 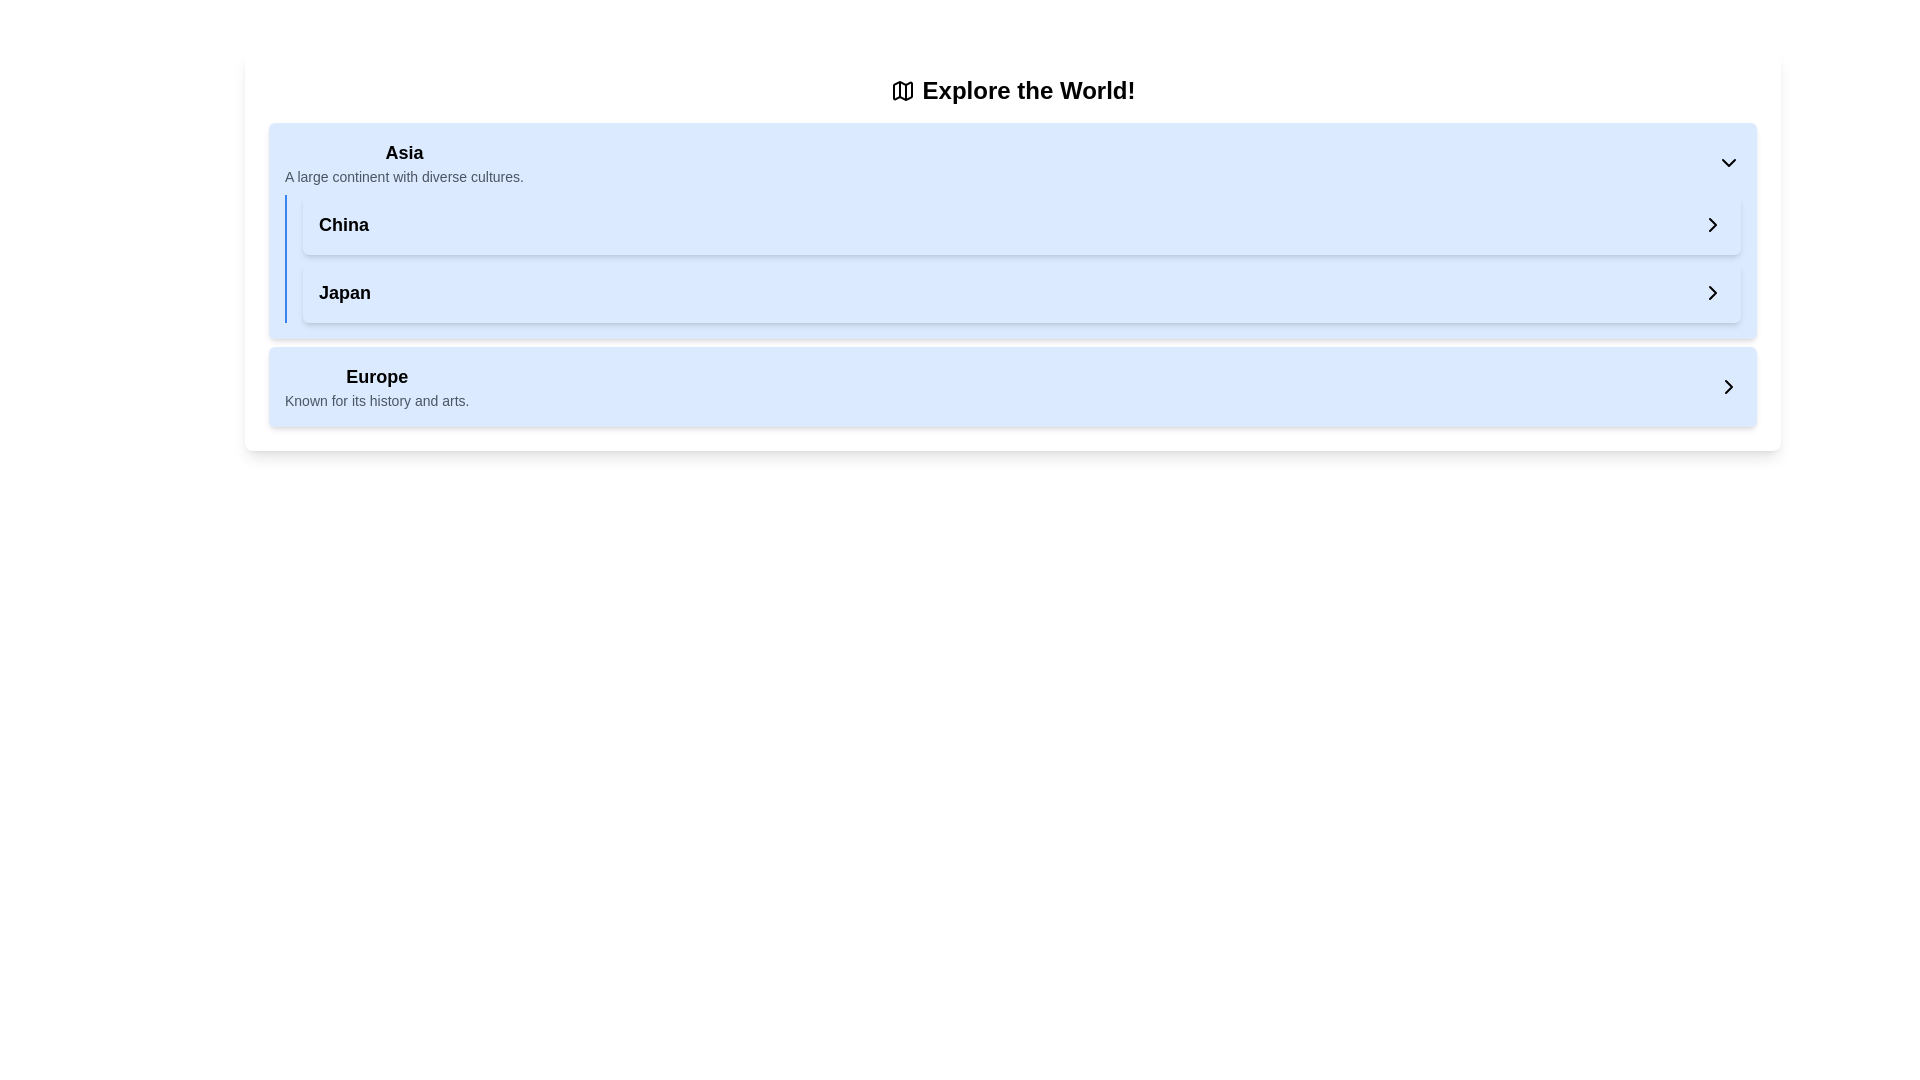 What do you see at coordinates (1012, 386) in the screenshot?
I see `the clickable list item labeled 'Europe', which is the fourth item in the vertically-stacked list of regions, located below 'Asia', 'China', and 'Japan'` at bounding box center [1012, 386].